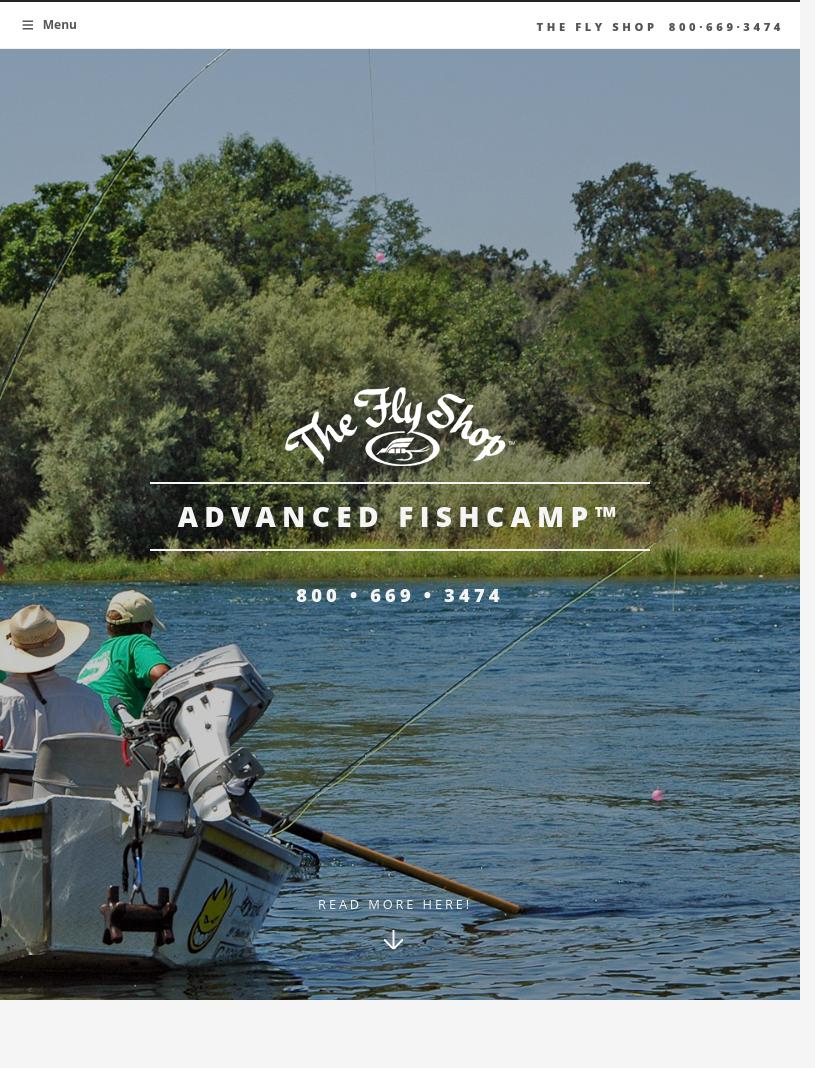 The image size is (815, 1068). I want to click on 'Blog', so click(219, 207).